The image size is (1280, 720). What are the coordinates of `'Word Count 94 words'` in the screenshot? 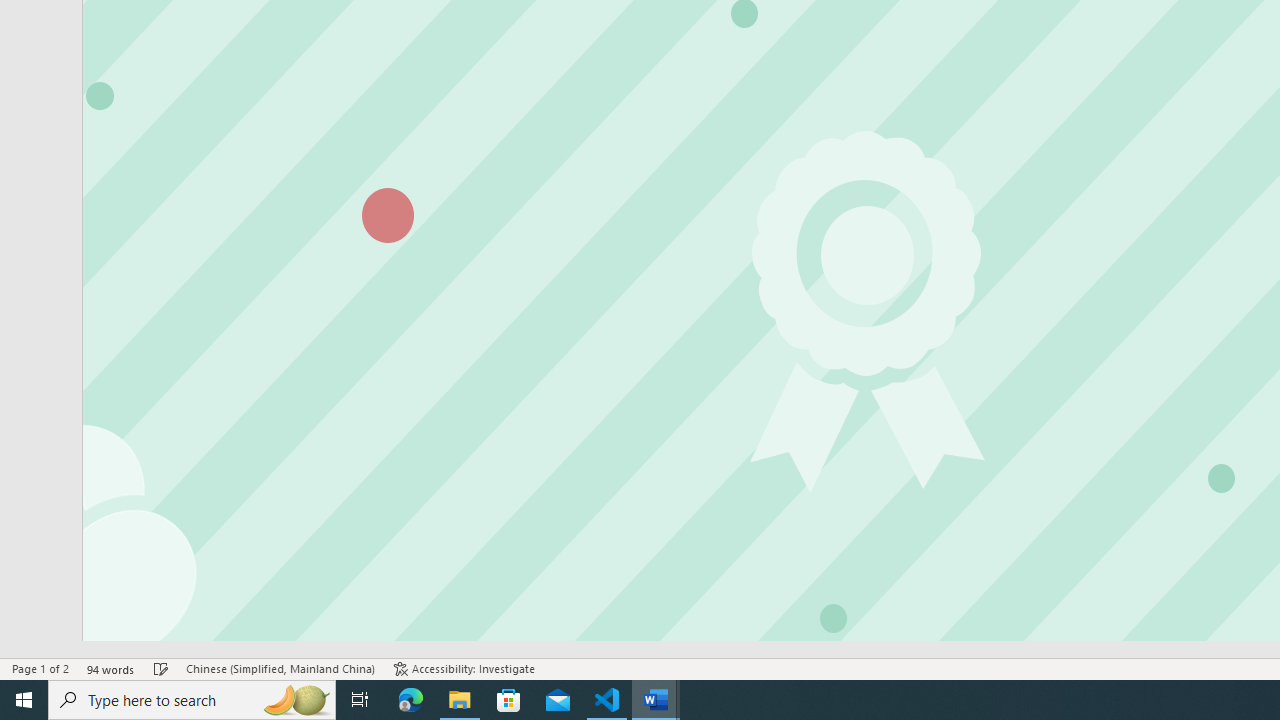 It's located at (110, 669).